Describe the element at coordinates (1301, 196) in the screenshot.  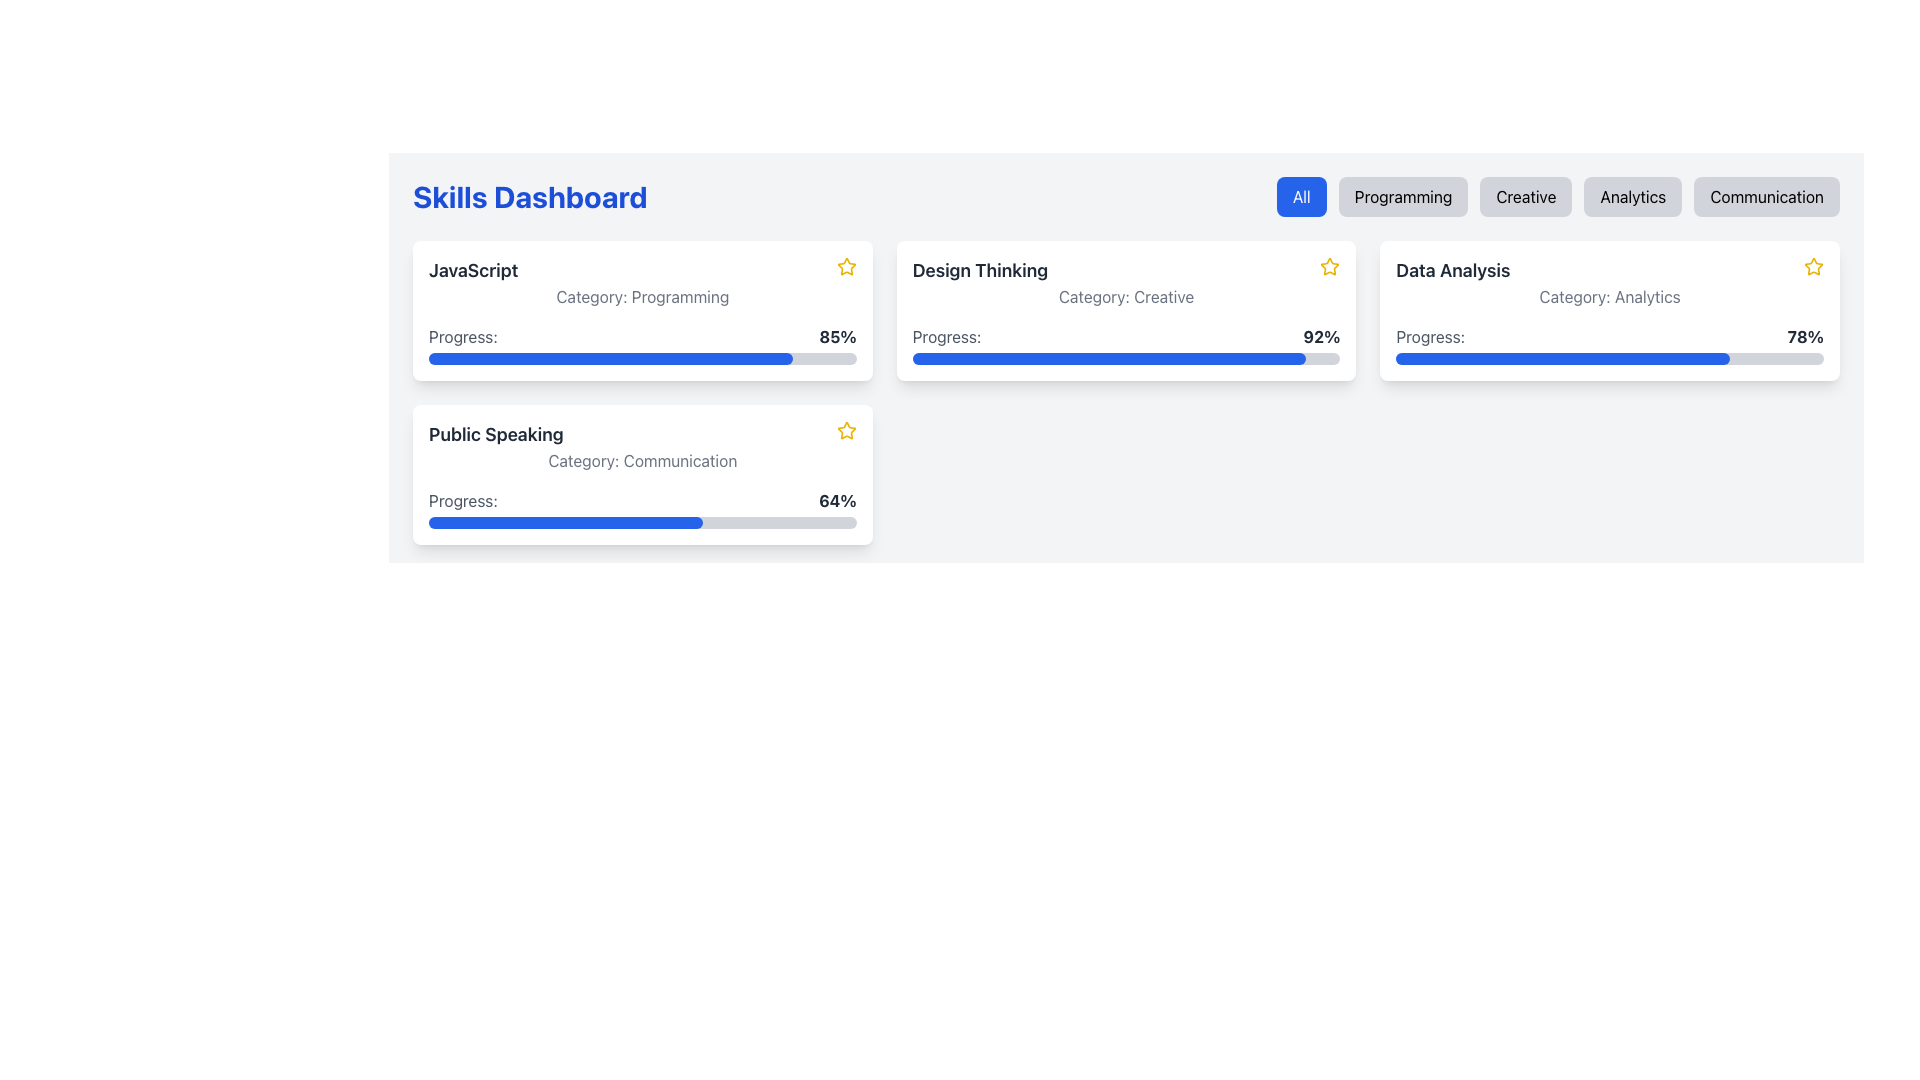
I see `the button with rounded corners and a blue background labeled 'All', which is the leftmost button in a horizontal group of five buttons located in the upper-right section of the interface` at that location.